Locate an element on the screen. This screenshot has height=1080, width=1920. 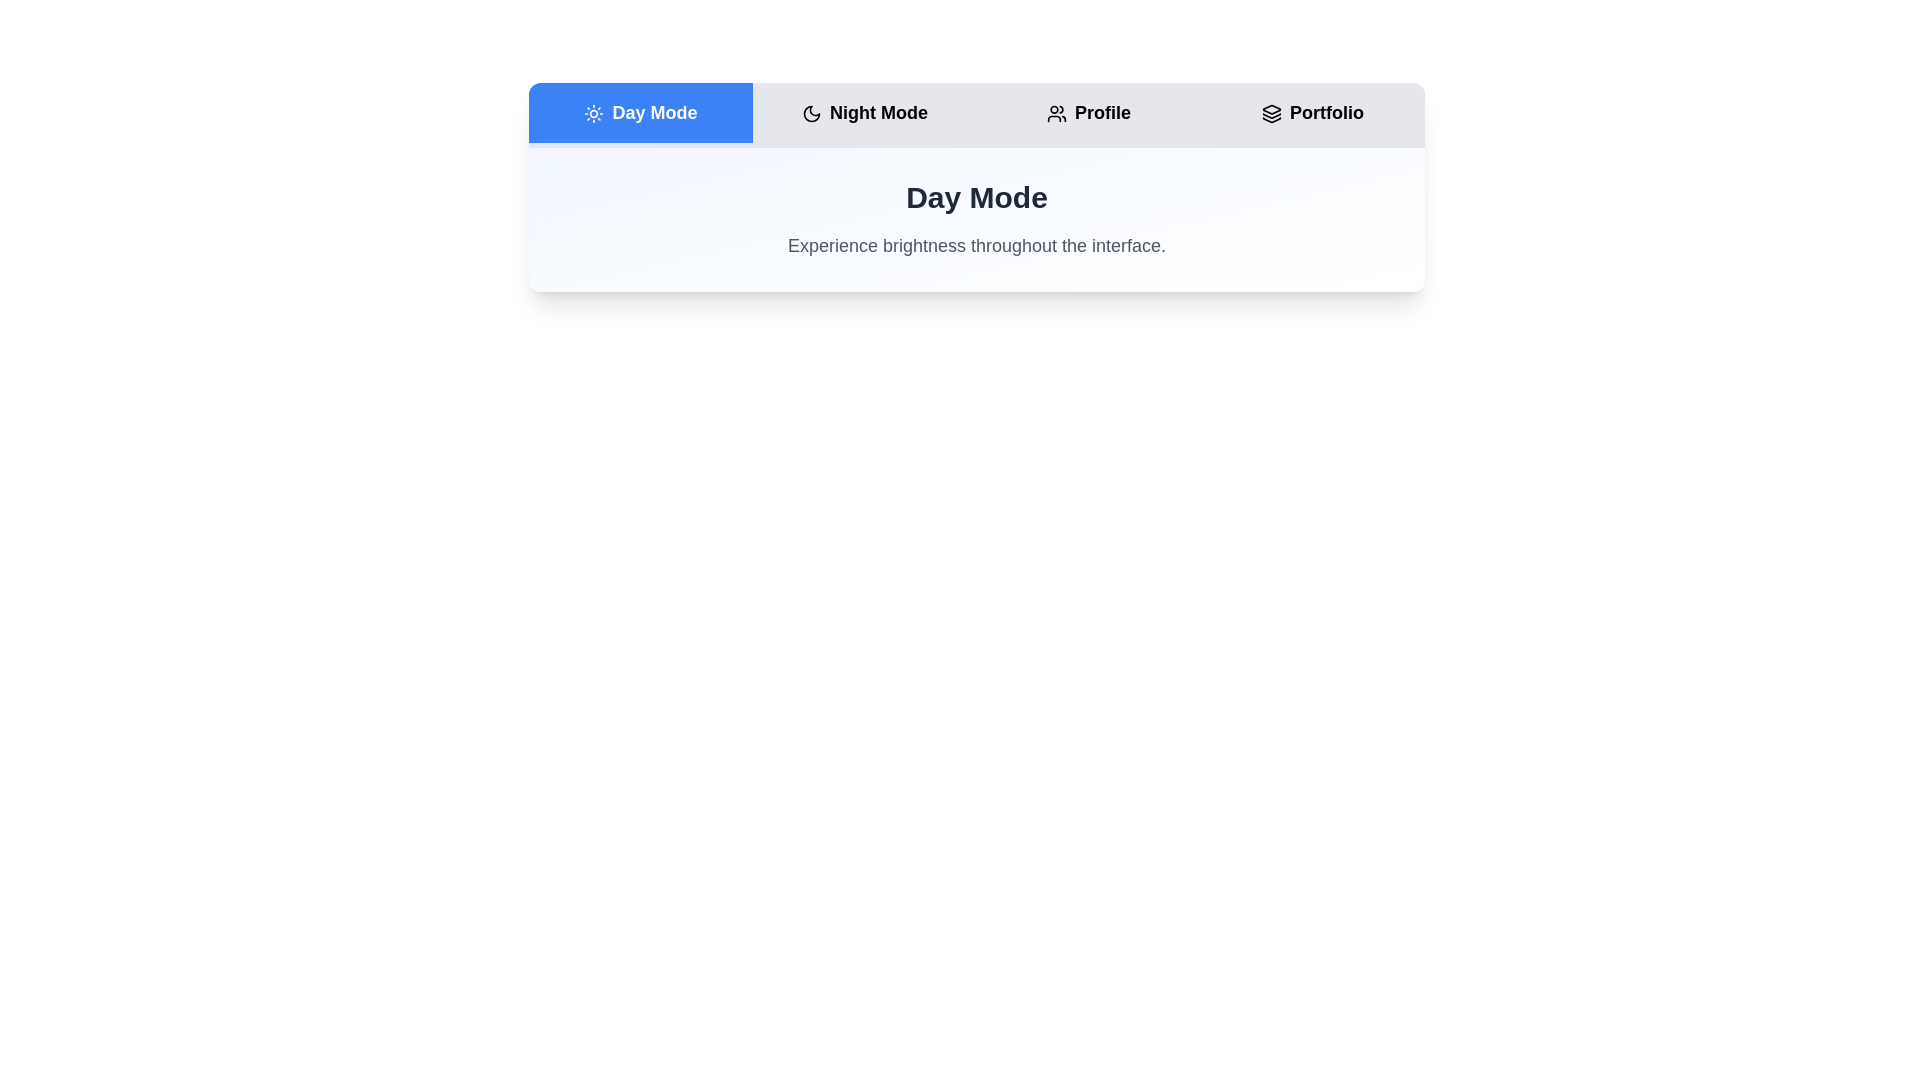
the tab labeled Portfolio is located at coordinates (1313, 112).